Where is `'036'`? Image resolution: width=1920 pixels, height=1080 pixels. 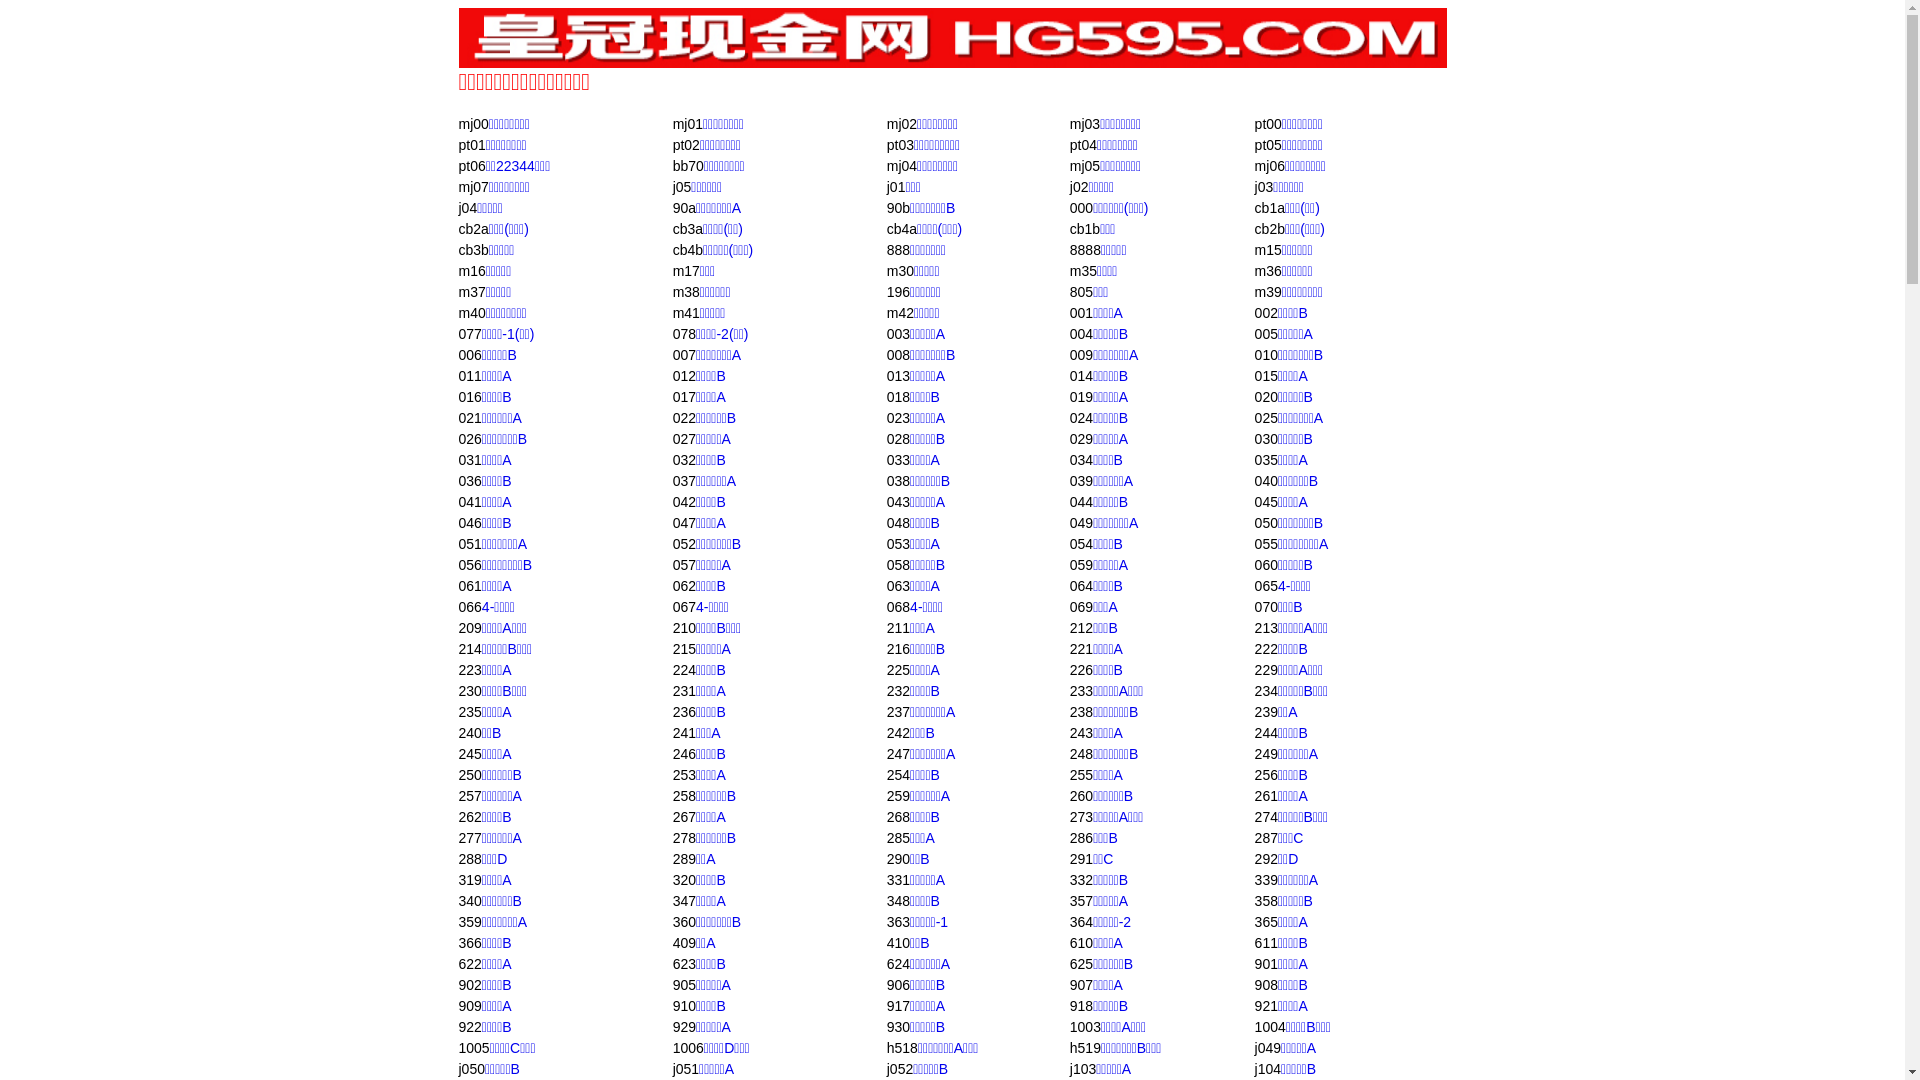
'036' is located at coordinates (468, 481).